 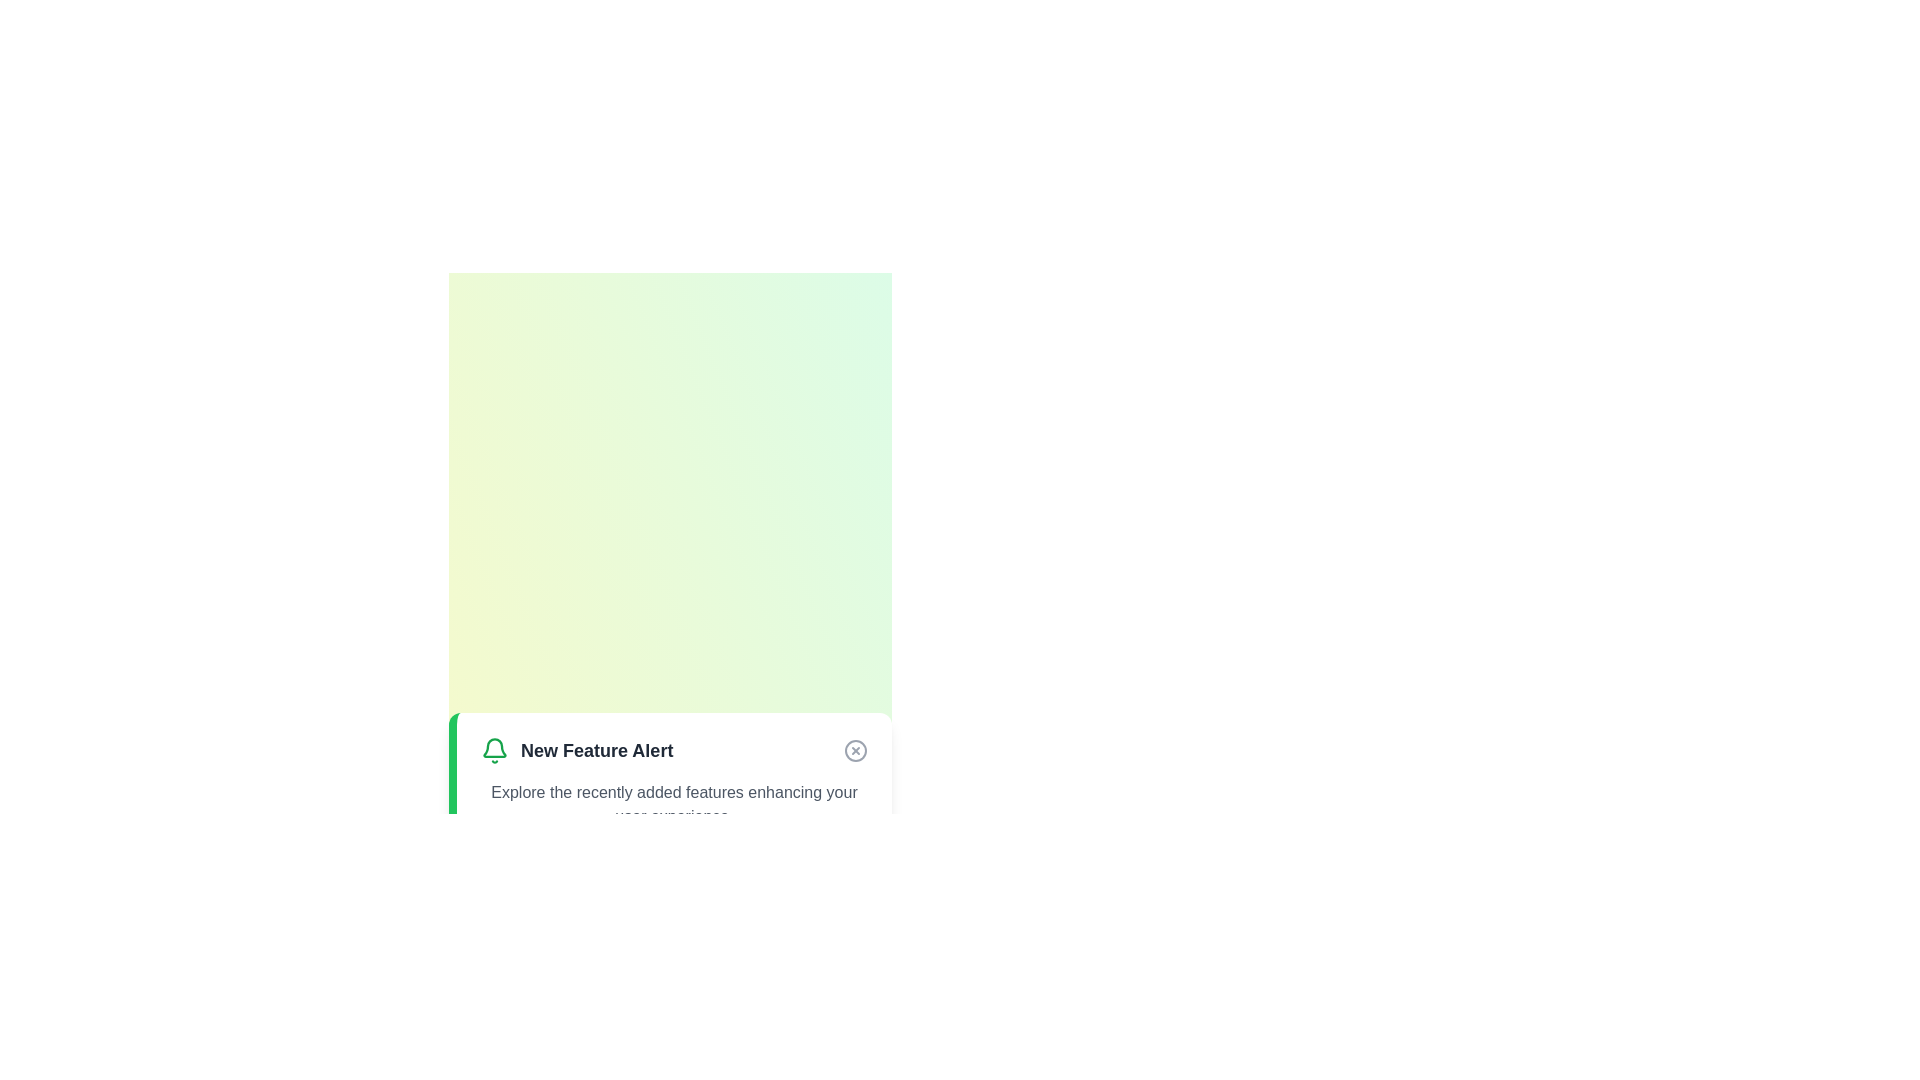 I want to click on the decorative notification icon located to the left of the text 'New Feature Alert' in the top-left corner of the alert box, so click(x=494, y=748).